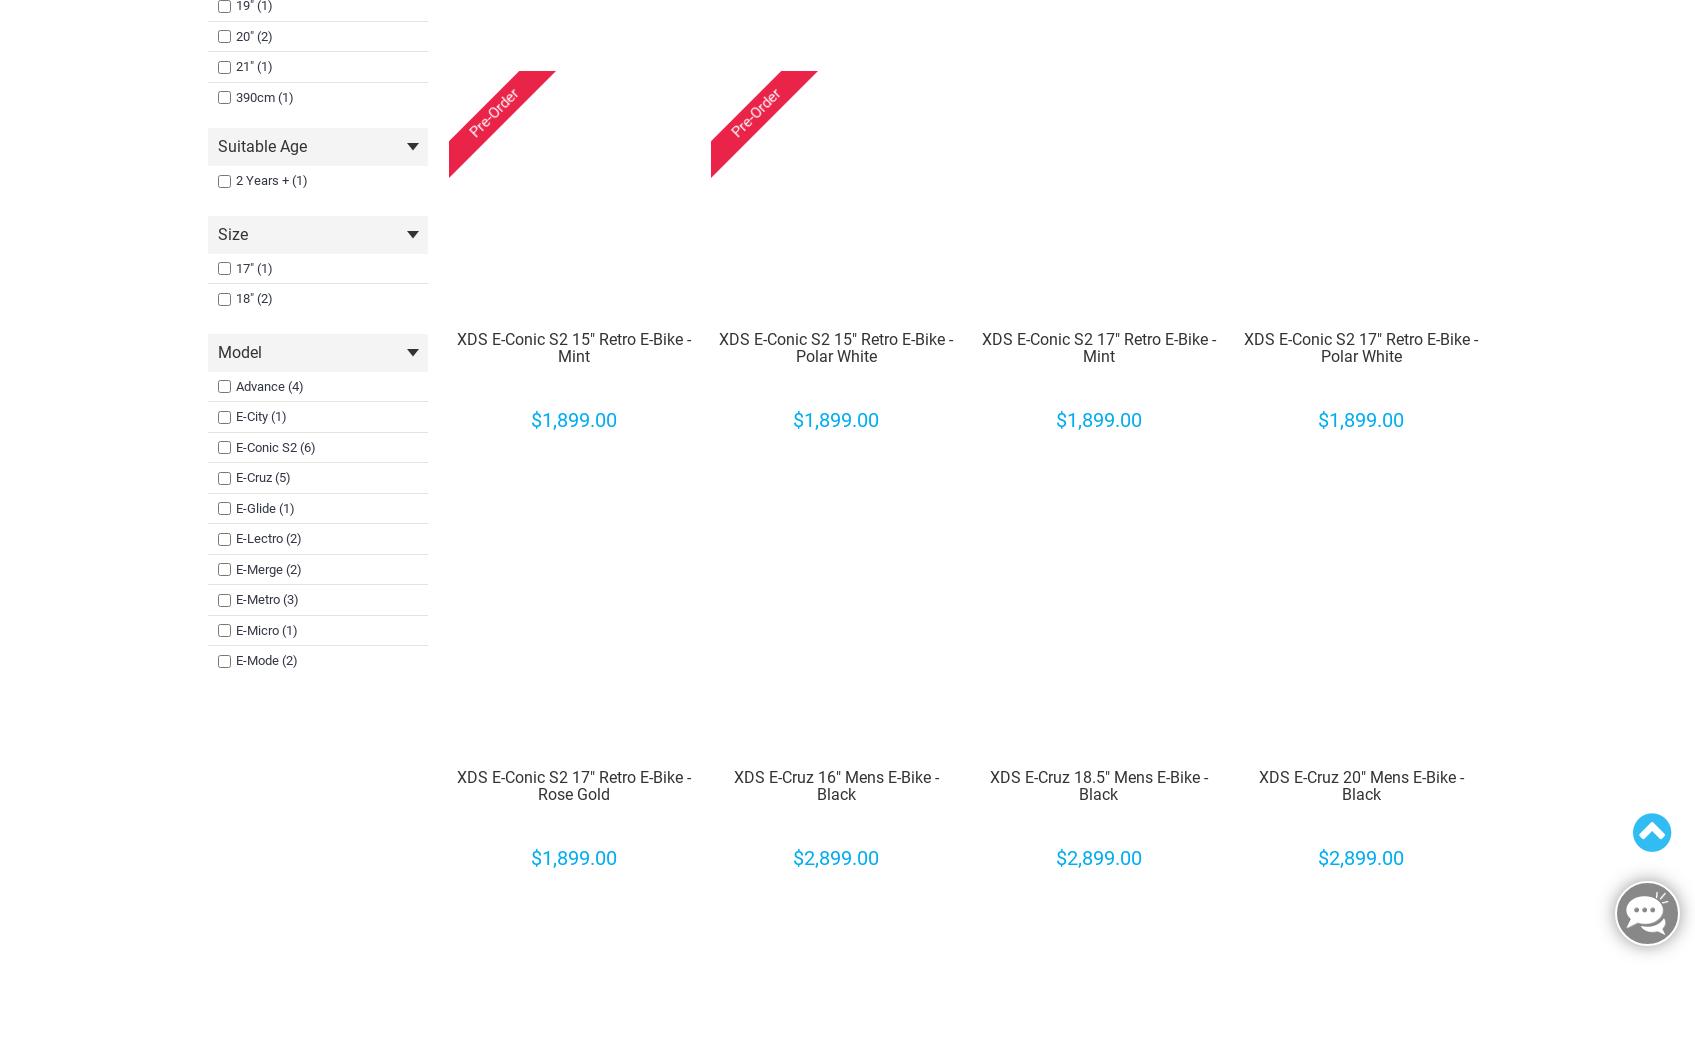 Image resolution: width=1695 pixels, height=1039 pixels. Describe the element at coordinates (266, 842) in the screenshot. I see `'E-Street (5)'` at that location.